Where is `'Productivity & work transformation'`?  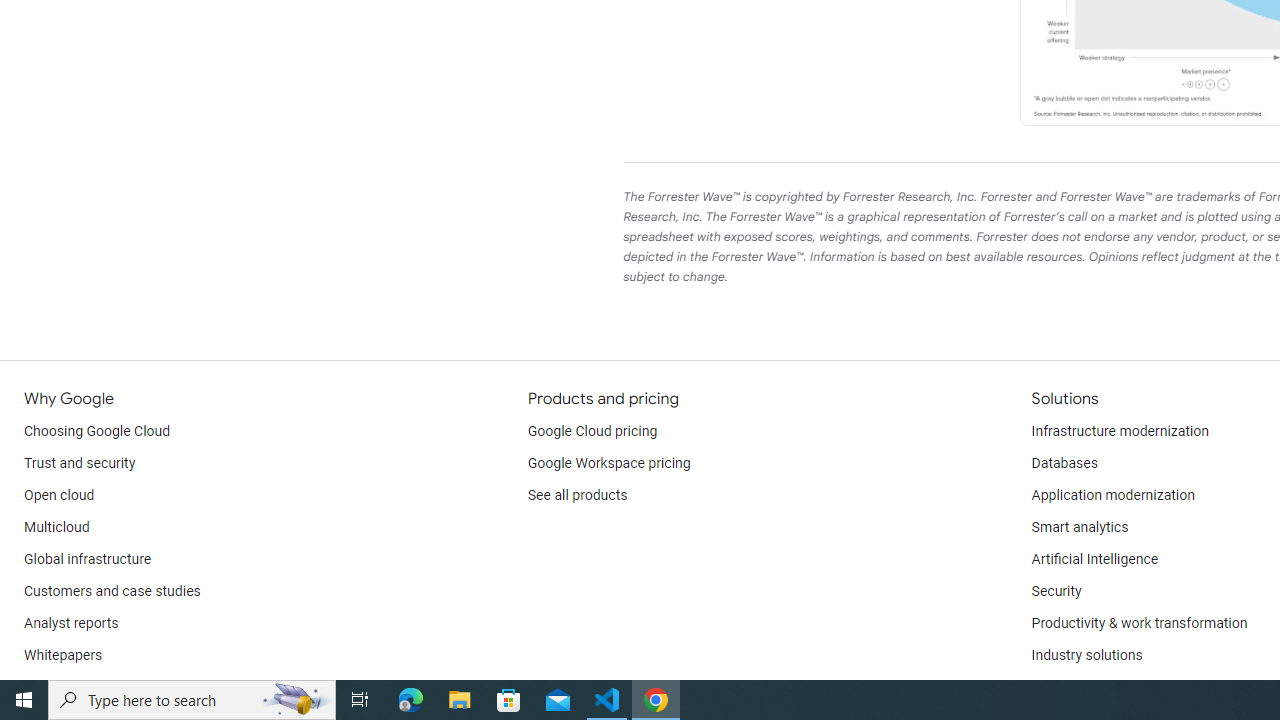 'Productivity & work transformation' is located at coordinates (1139, 622).